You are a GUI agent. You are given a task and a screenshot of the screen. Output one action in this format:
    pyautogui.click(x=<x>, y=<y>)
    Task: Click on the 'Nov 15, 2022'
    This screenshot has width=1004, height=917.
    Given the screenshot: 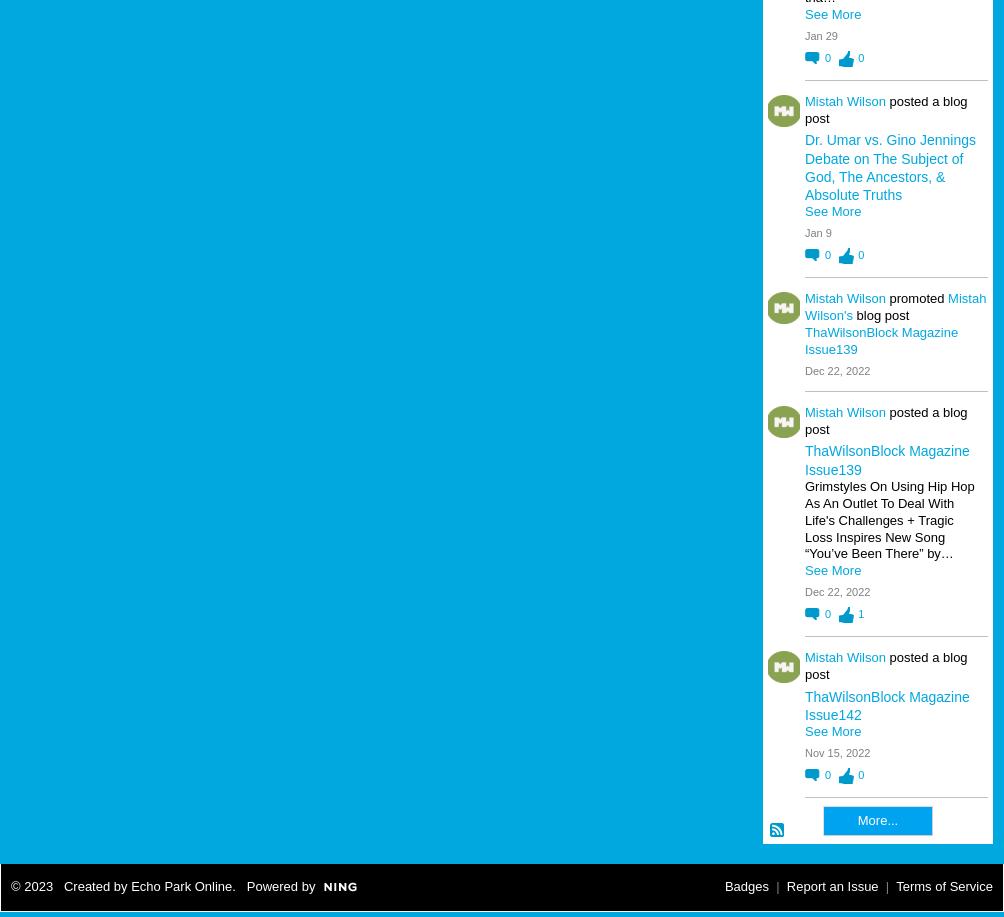 What is the action you would take?
    pyautogui.click(x=837, y=752)
    